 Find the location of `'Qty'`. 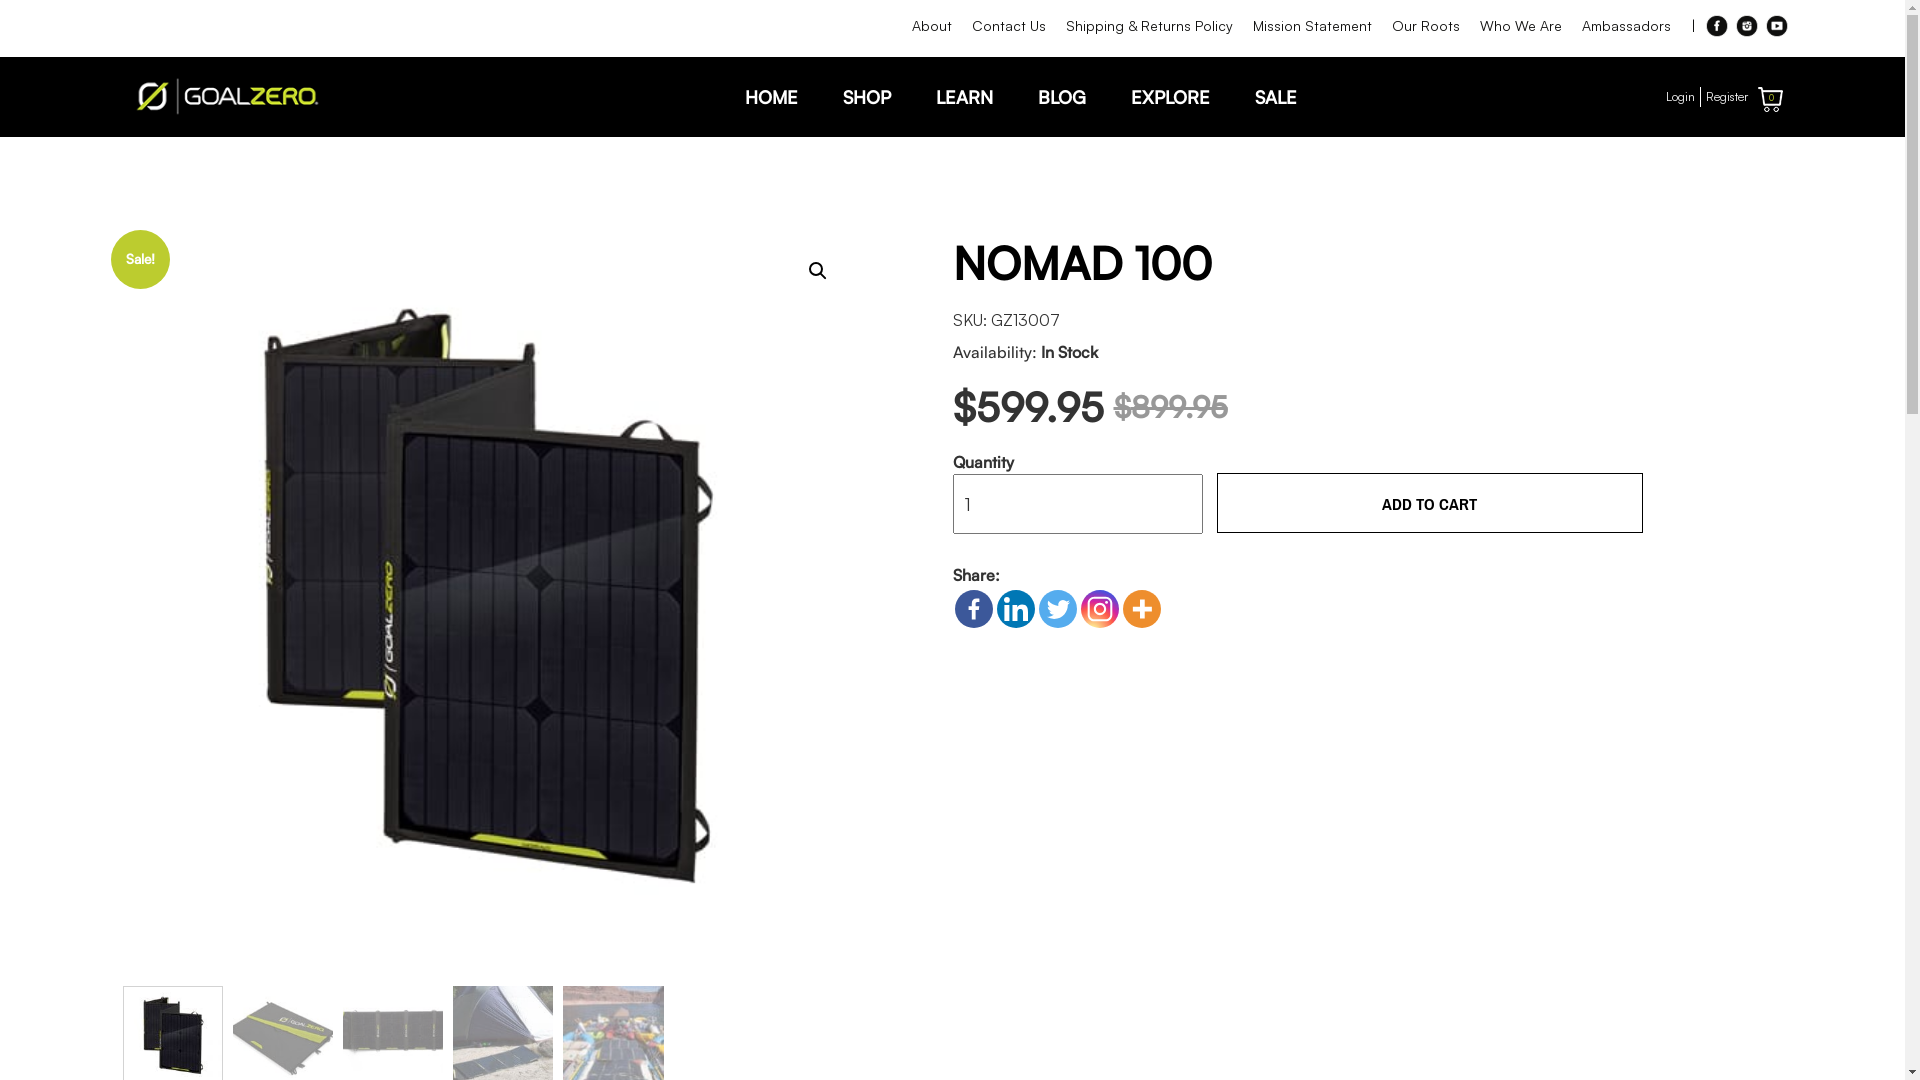

'Qty' is located at coordinates (1076, 503).